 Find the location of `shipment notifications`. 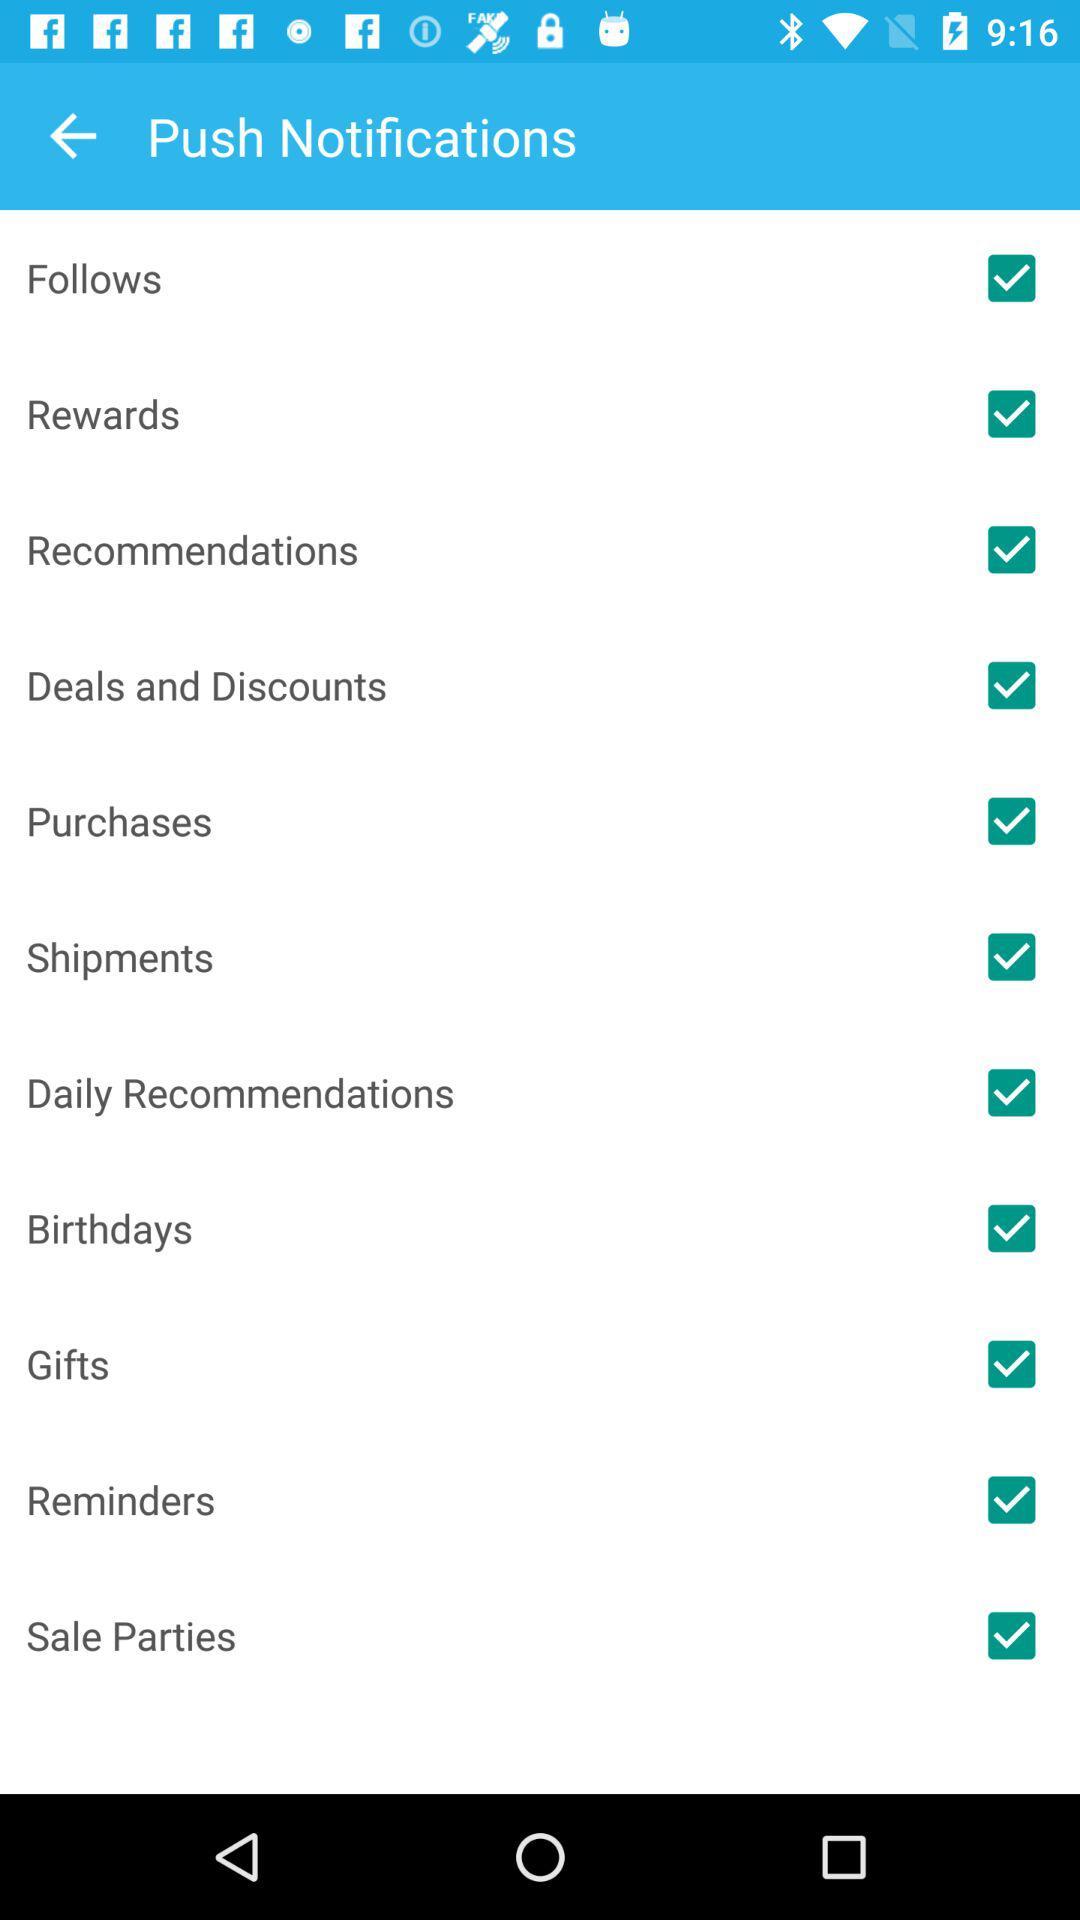

shipment notifications is located at coordinates (1011, 955).